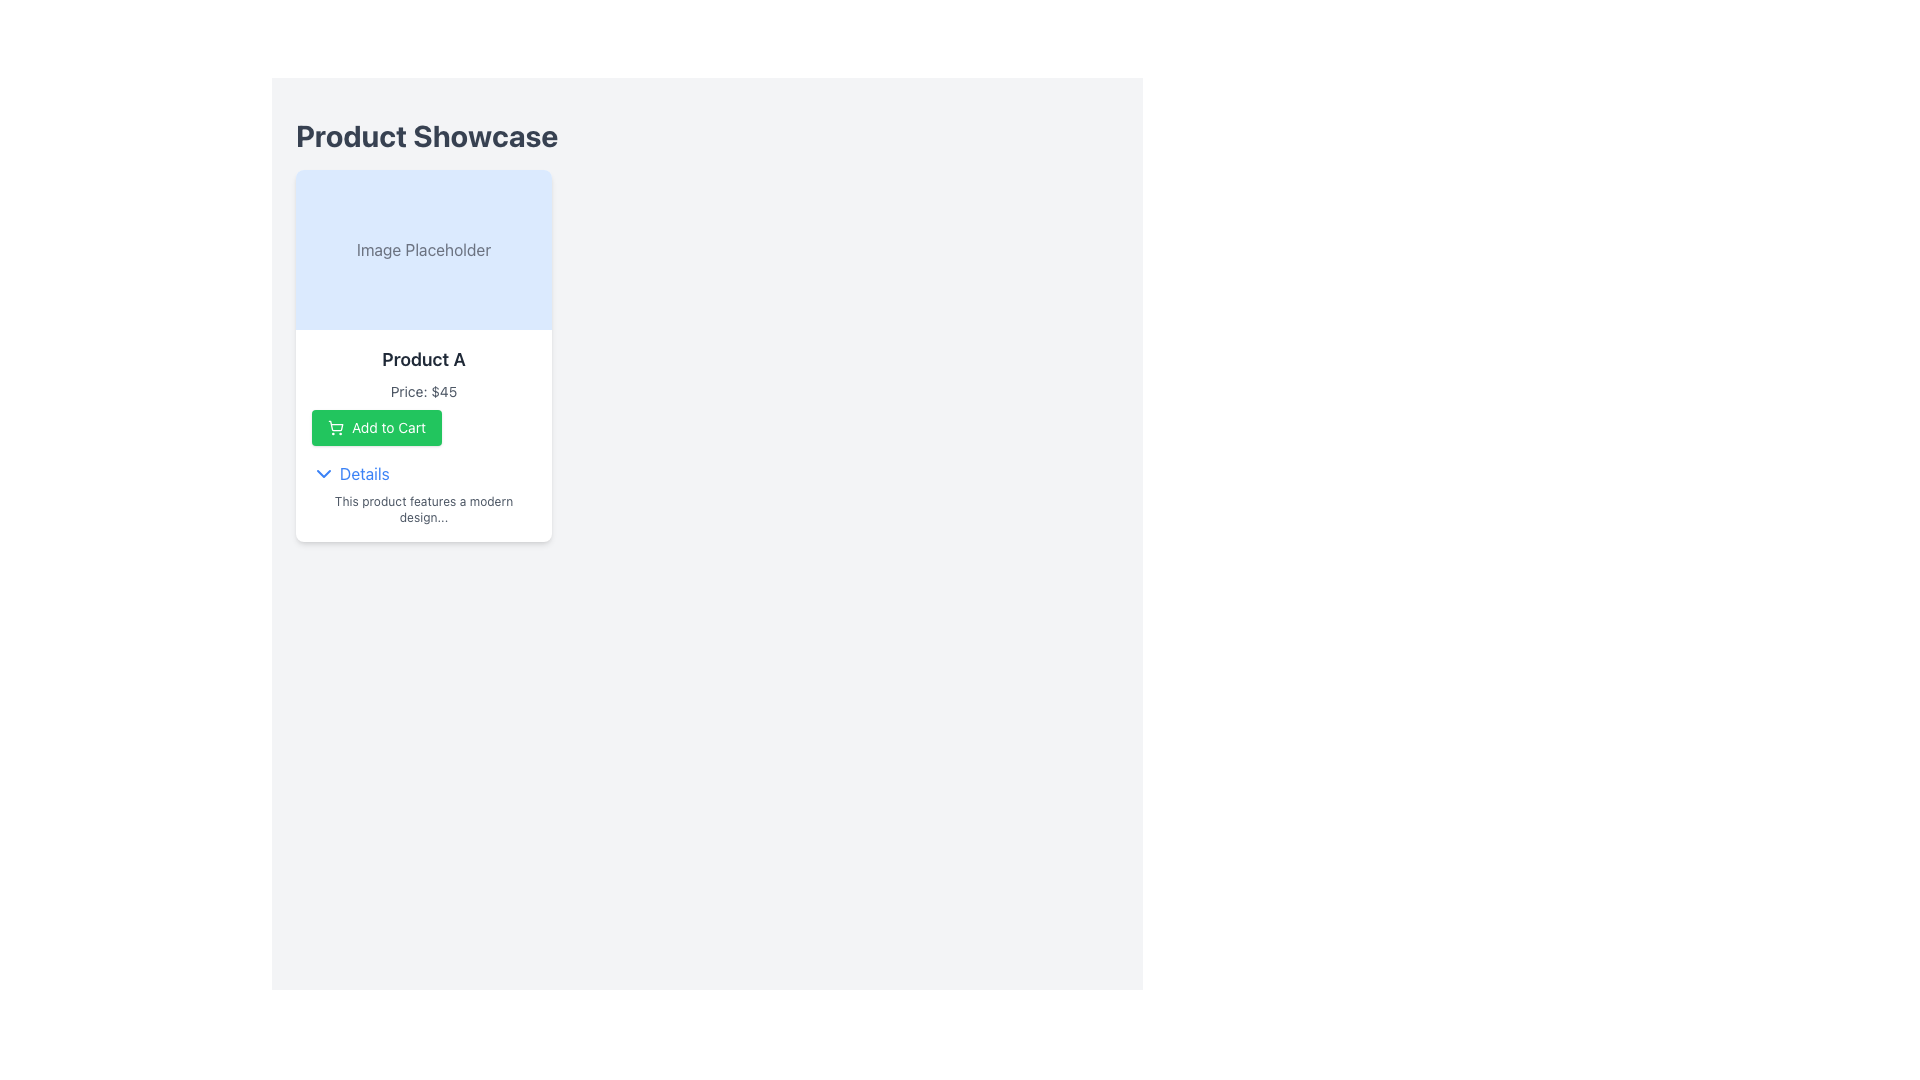  Describe the element at coordinates (422, 489) in the screenshot. I see `the text block containing the heading 'Details' styled in blue and underlined, along with the descriptive sentence about the product` at that location.